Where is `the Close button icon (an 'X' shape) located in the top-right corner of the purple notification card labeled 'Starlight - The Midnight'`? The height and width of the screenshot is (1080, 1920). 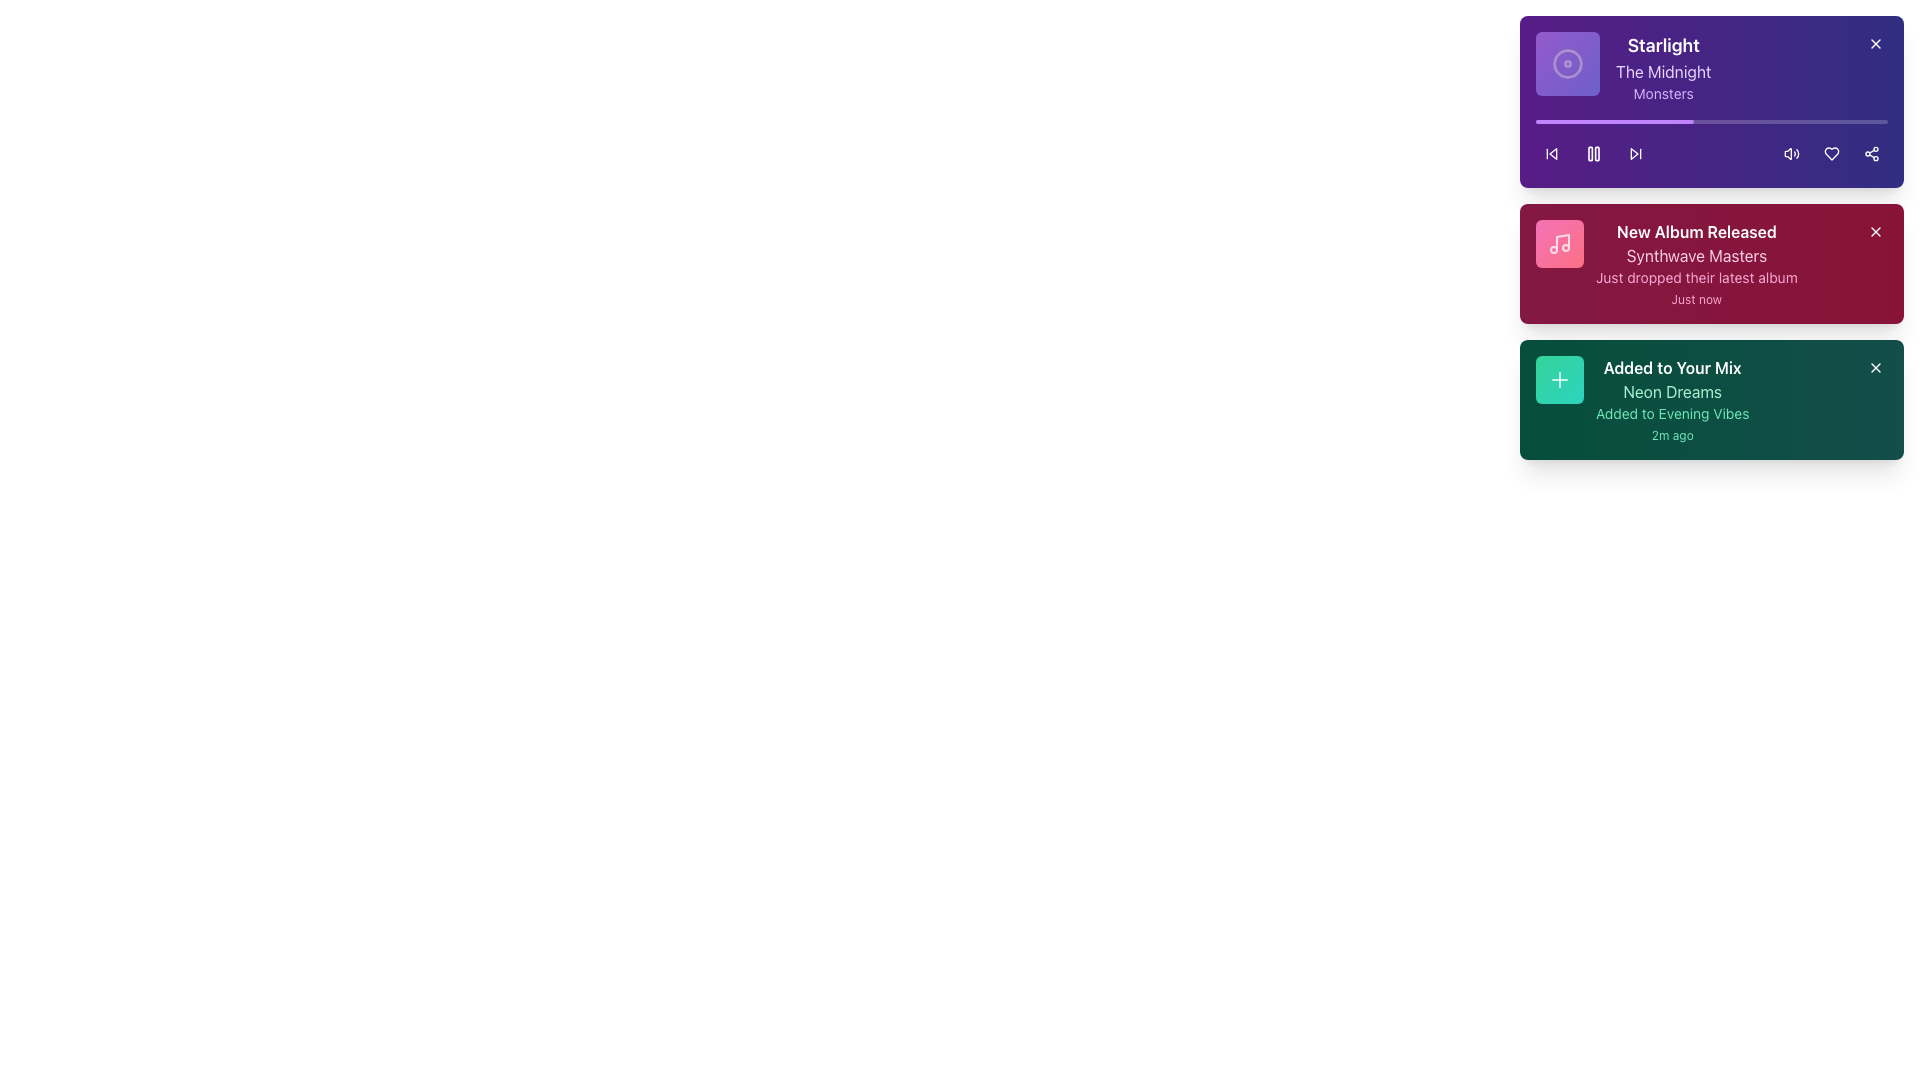 the Close button icon (an 'X' shape) located in the top-right corner of the purple notification card labeled 'Starlight - The Midnight' is located at coordinates (1875, 43).